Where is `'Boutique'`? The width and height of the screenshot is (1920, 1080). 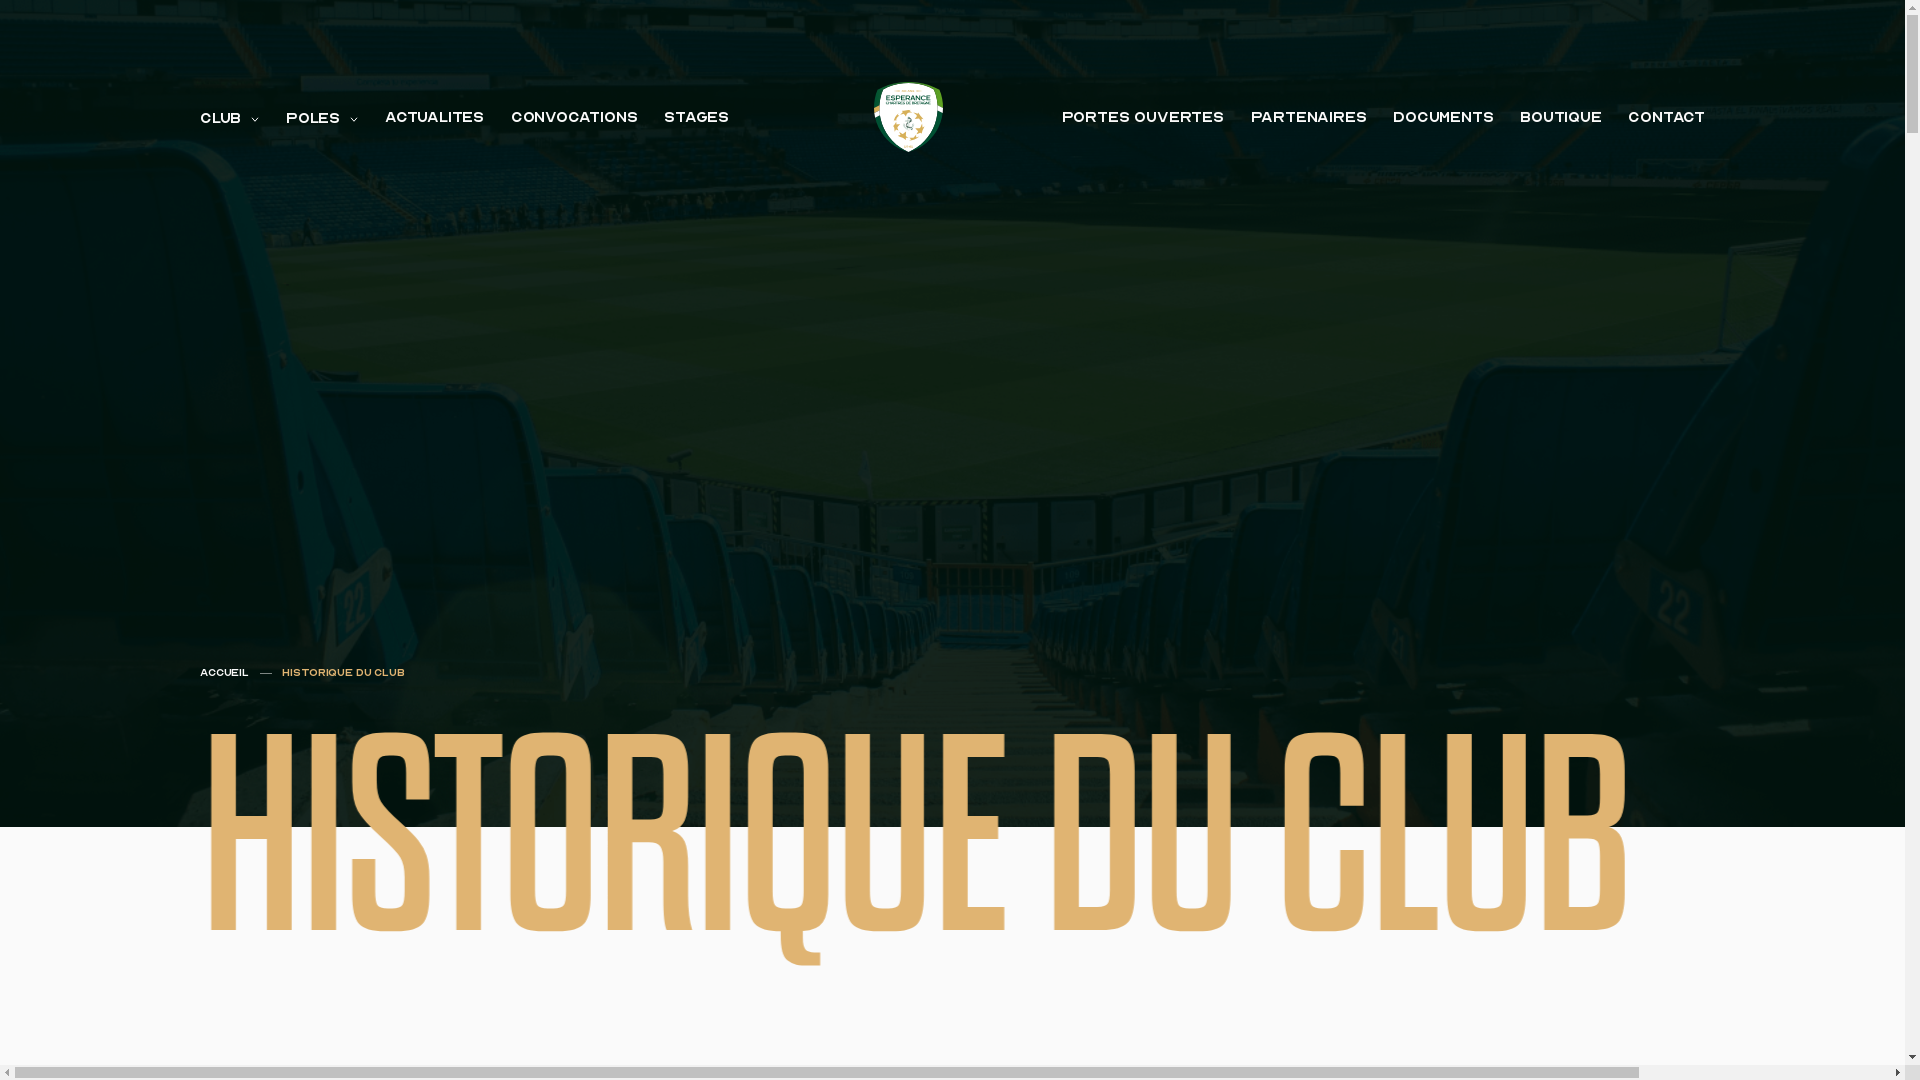 'Boutique' is located at coordinates (1559, 117).